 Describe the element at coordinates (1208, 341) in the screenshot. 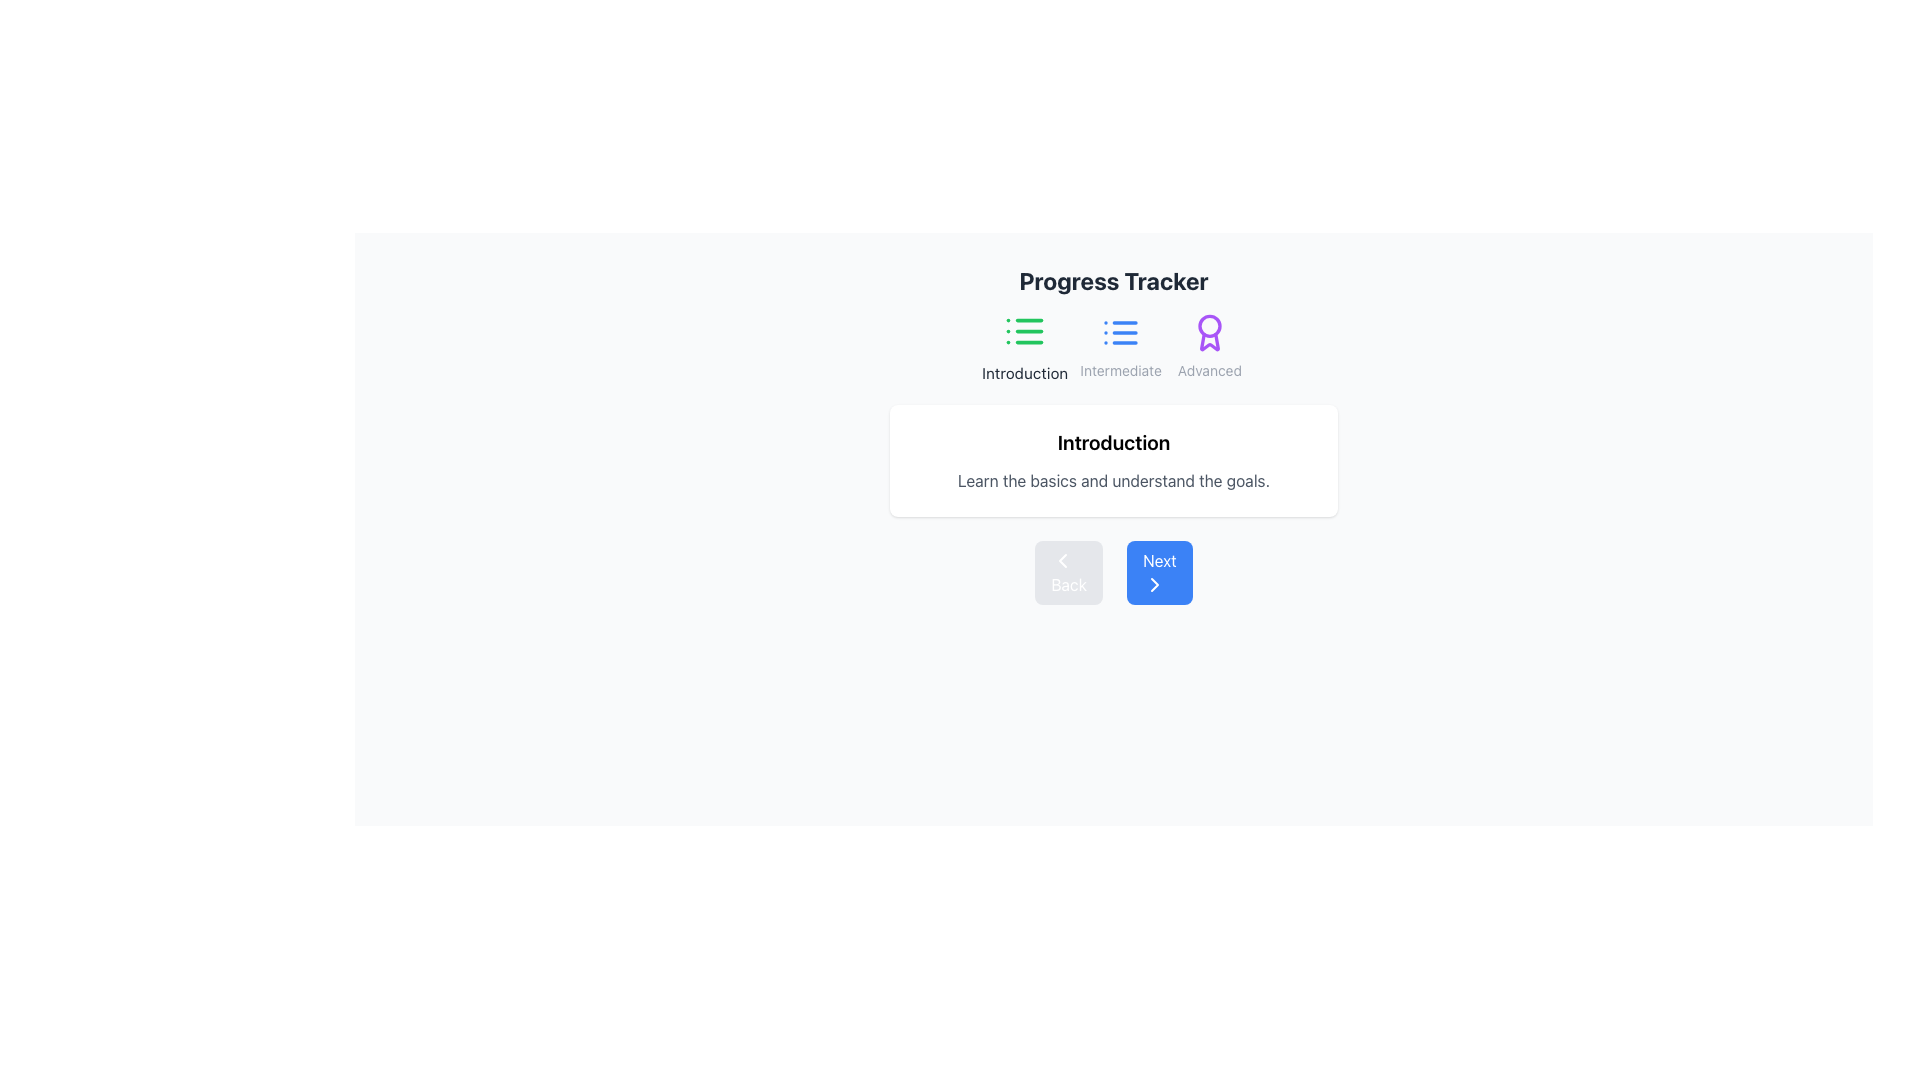

I see `the Graphical Icon Component that symbolizes the advanced or final stage in a sequential progress tracker` at that location.